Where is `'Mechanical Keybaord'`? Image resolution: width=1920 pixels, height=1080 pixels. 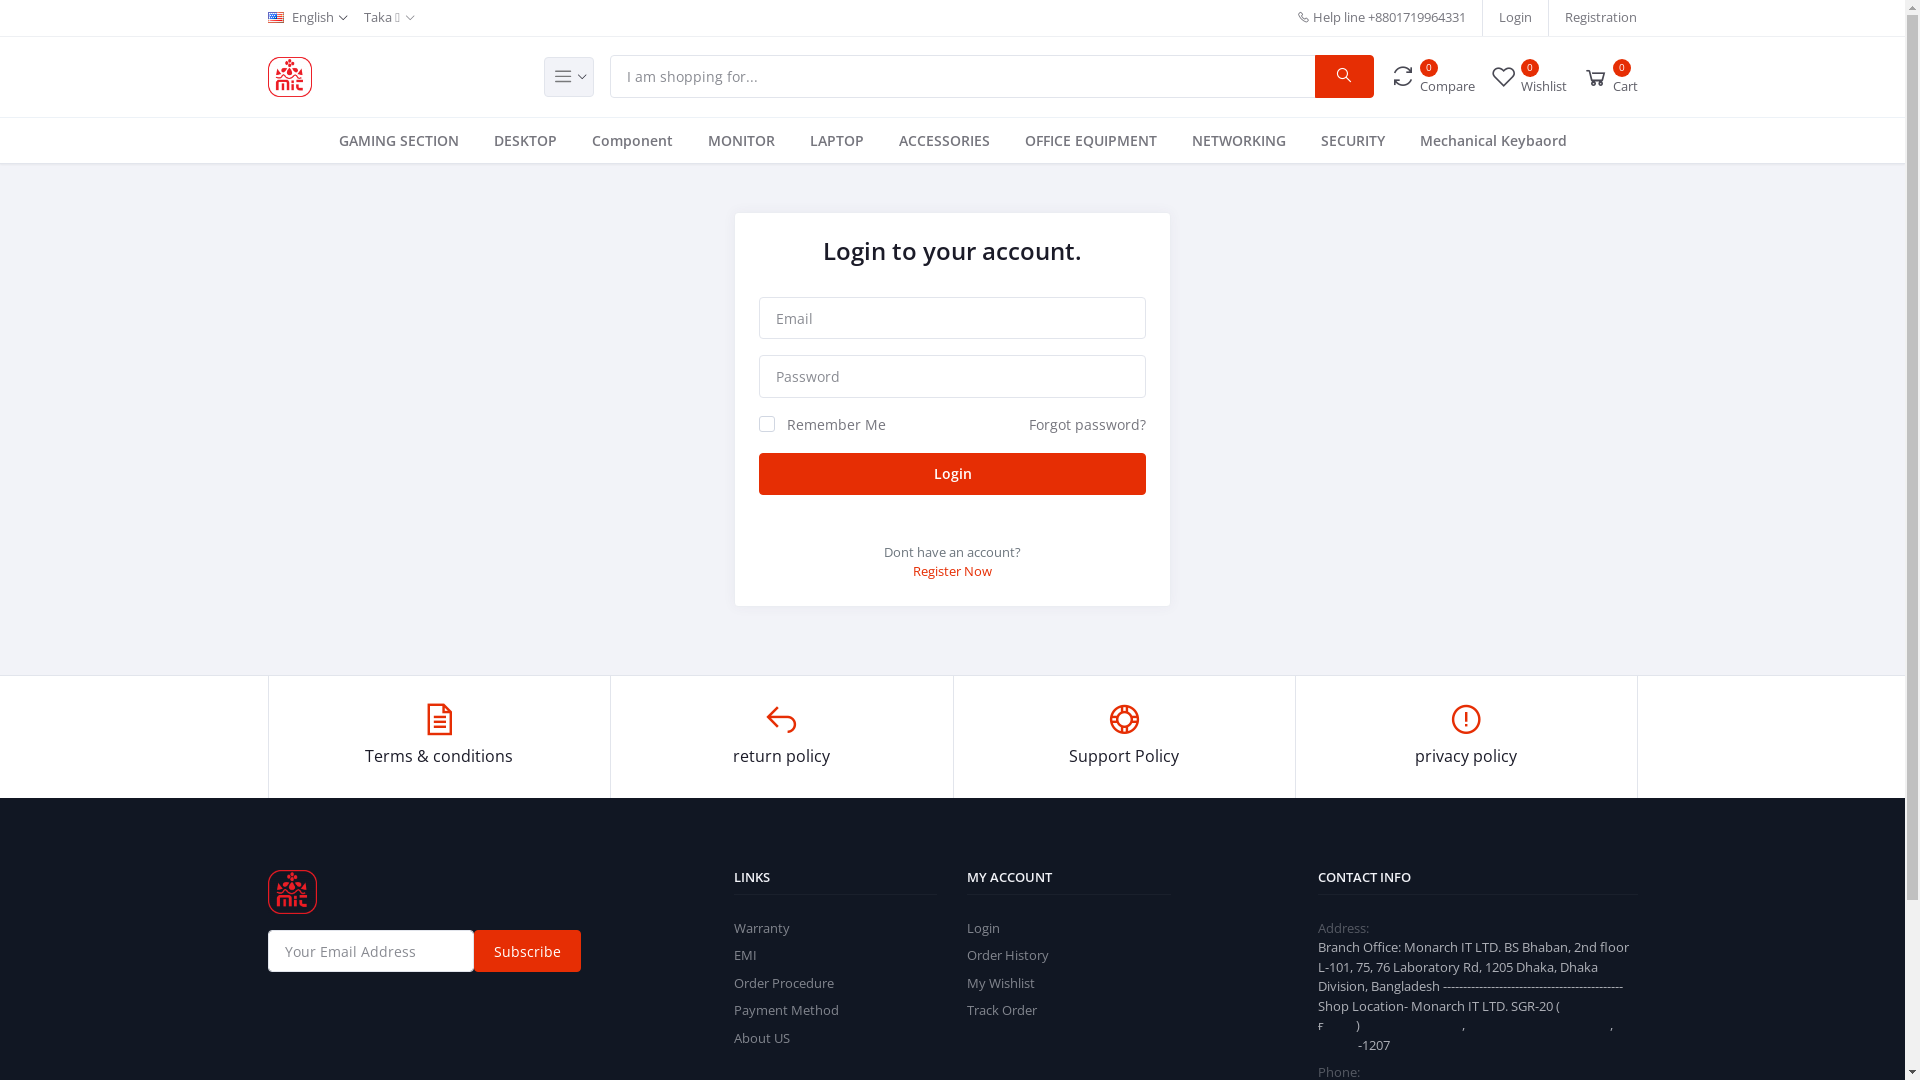 'Mechanical Keybaord' is located at coordinates (1493, 139).